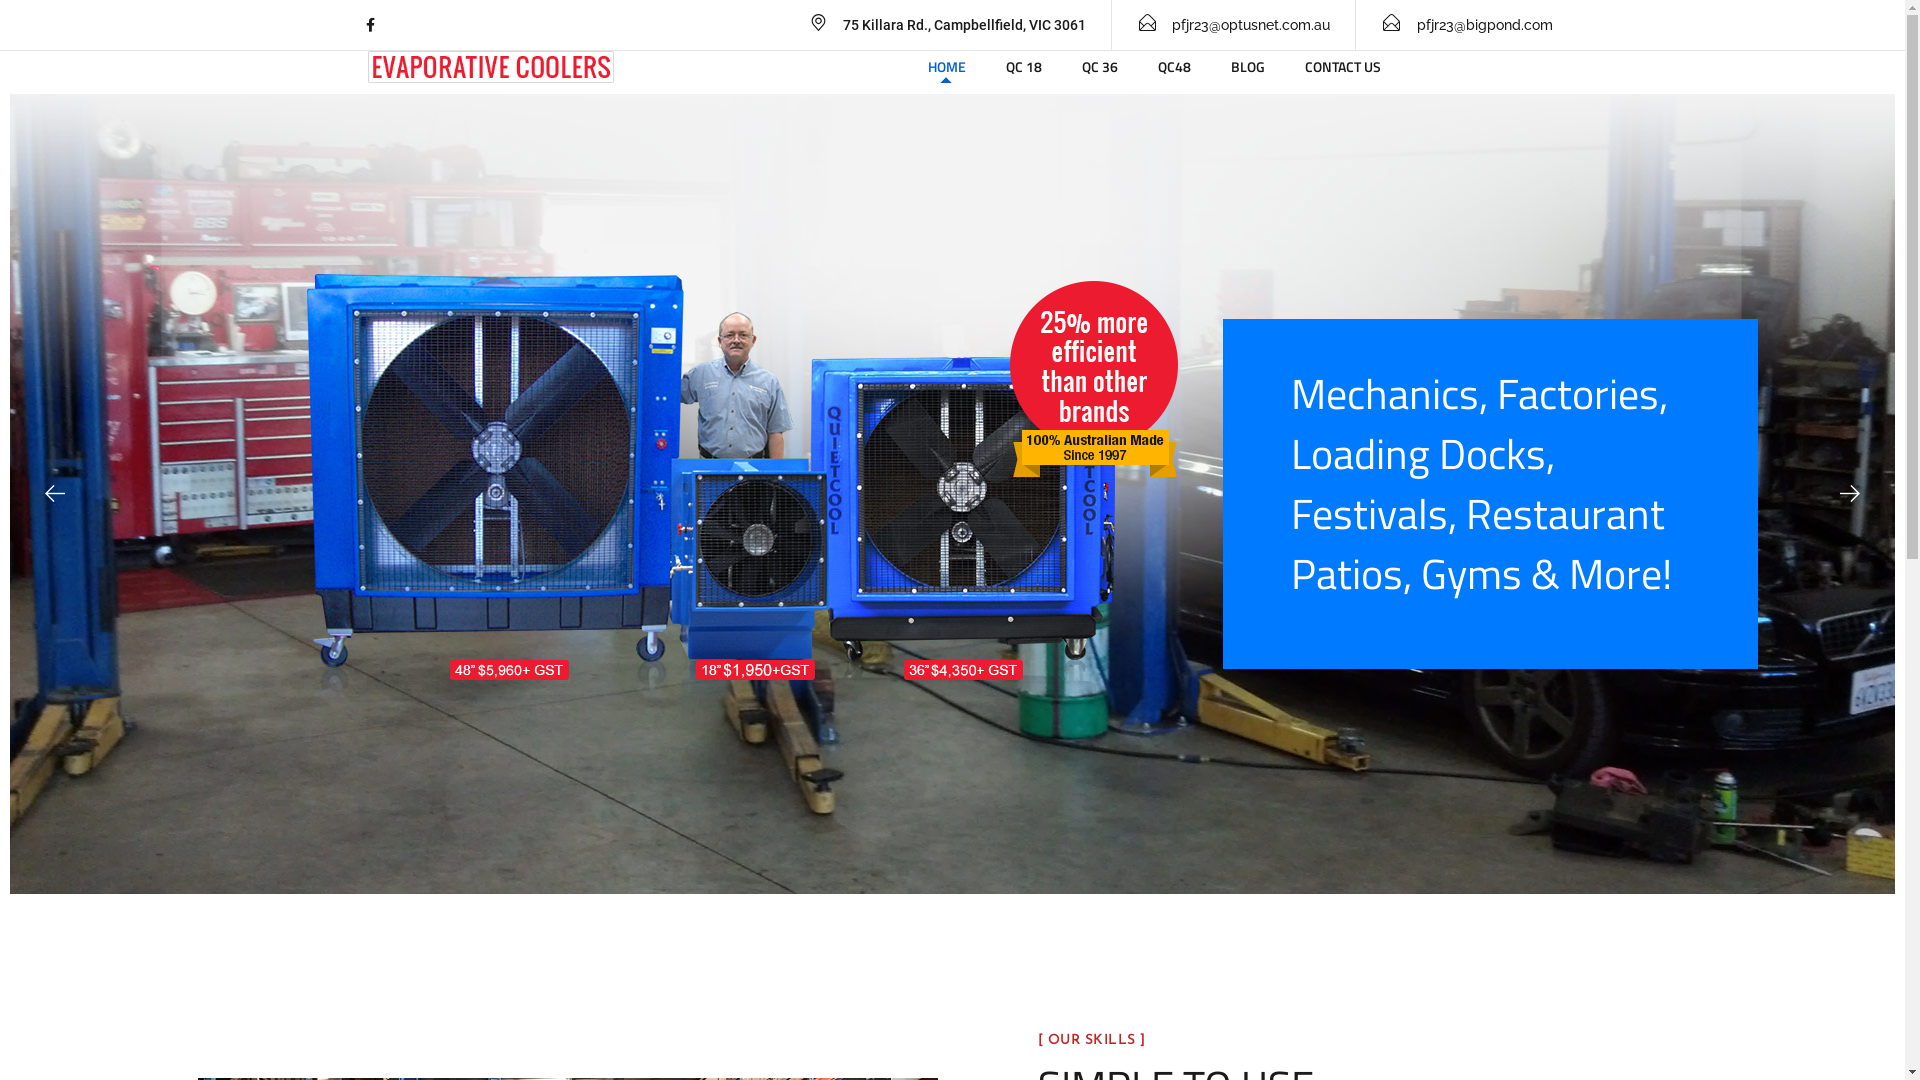  Describe the element at coordinates (1232, 24) in the screenshot. I see `'pfjr23@optusnet.com.au'` at that location.